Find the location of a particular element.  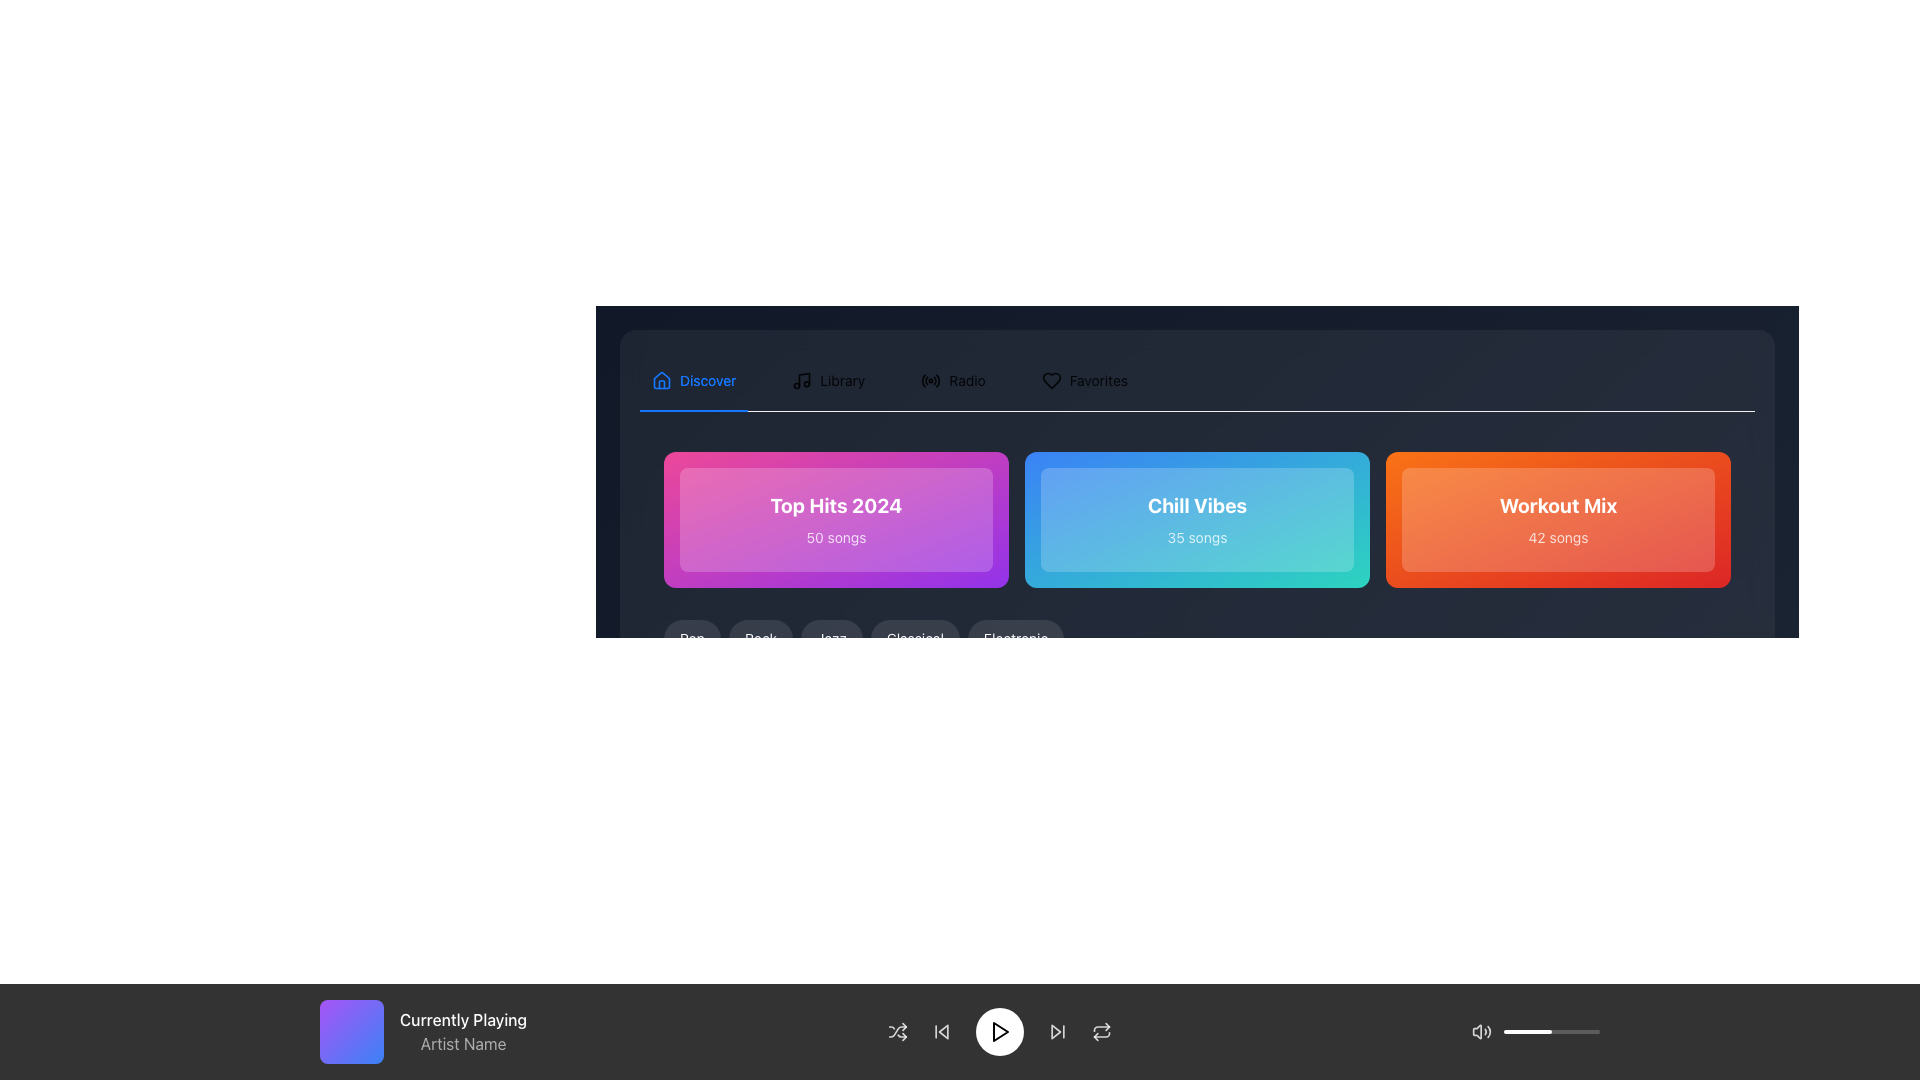

the first button in the horizontal list of music categories is located at coordinates (692, 639).